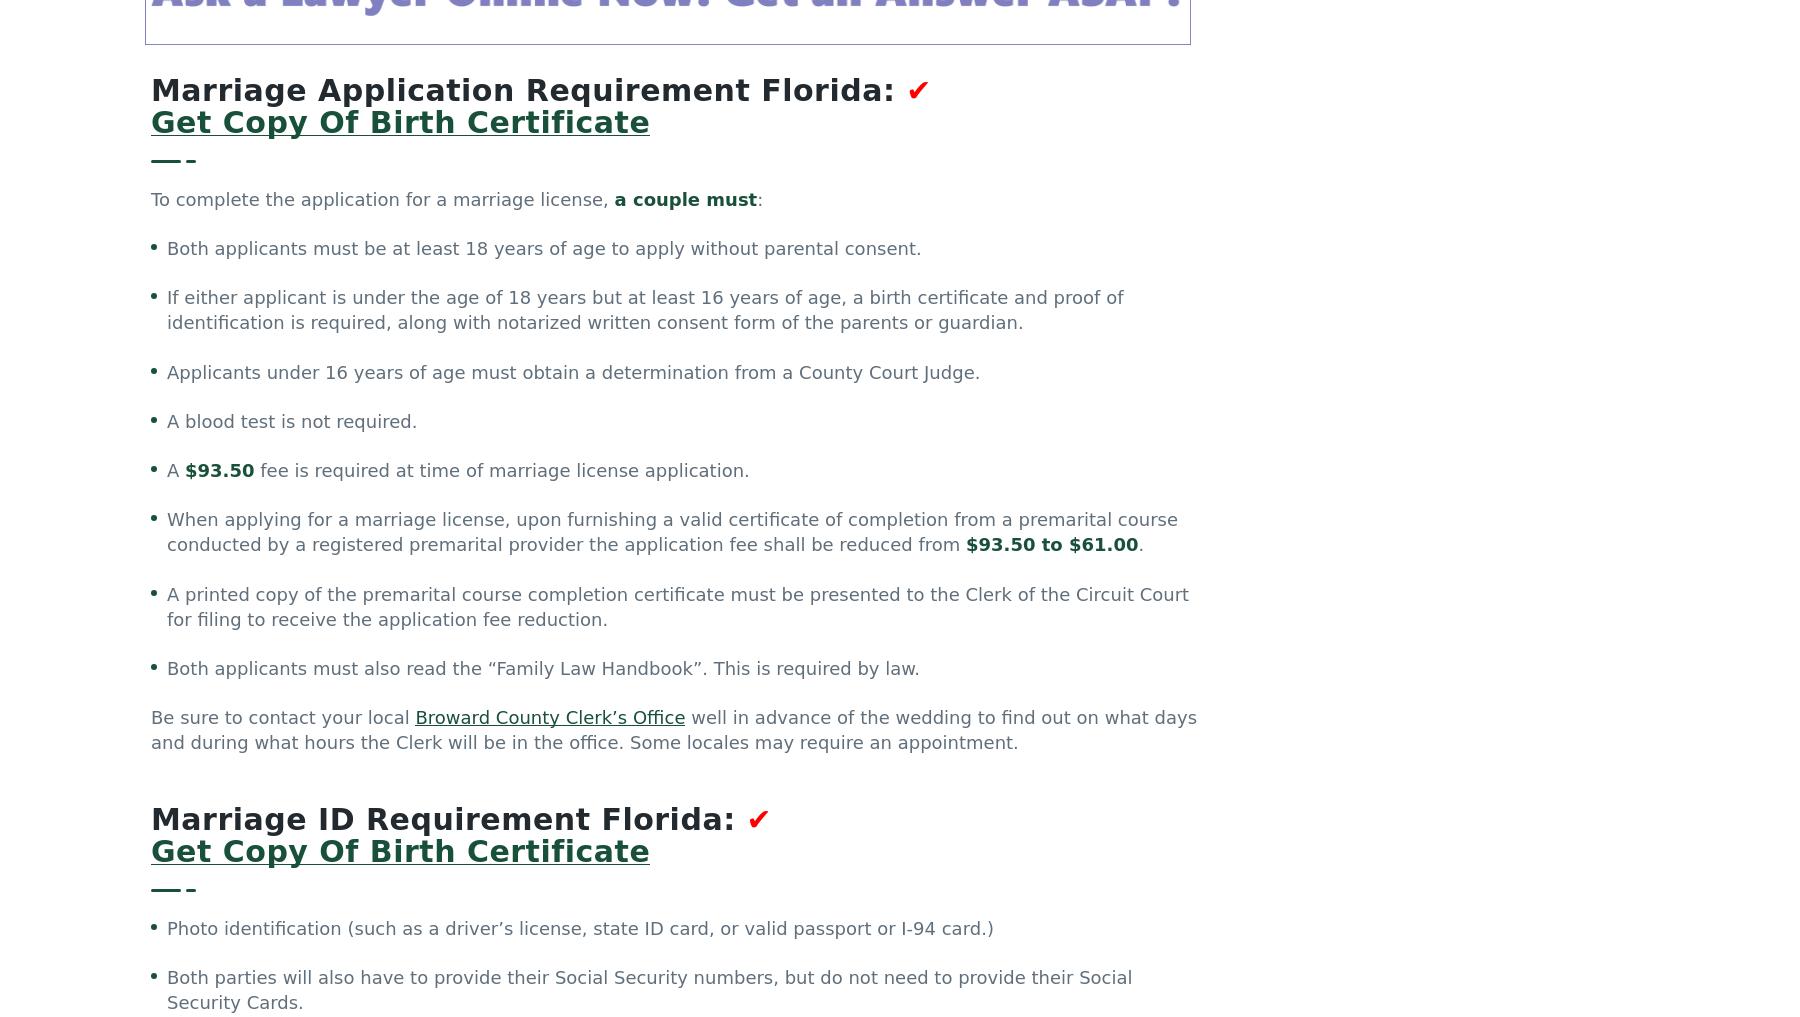 The width and height of the screenshot is (1800, 1017). What do you see at coordinates (573, 374) in the screenshot?
I see `'Applicants under 16 years of age must obtain a determination from a County Court Judge.'` at bounding box center [573, 374].